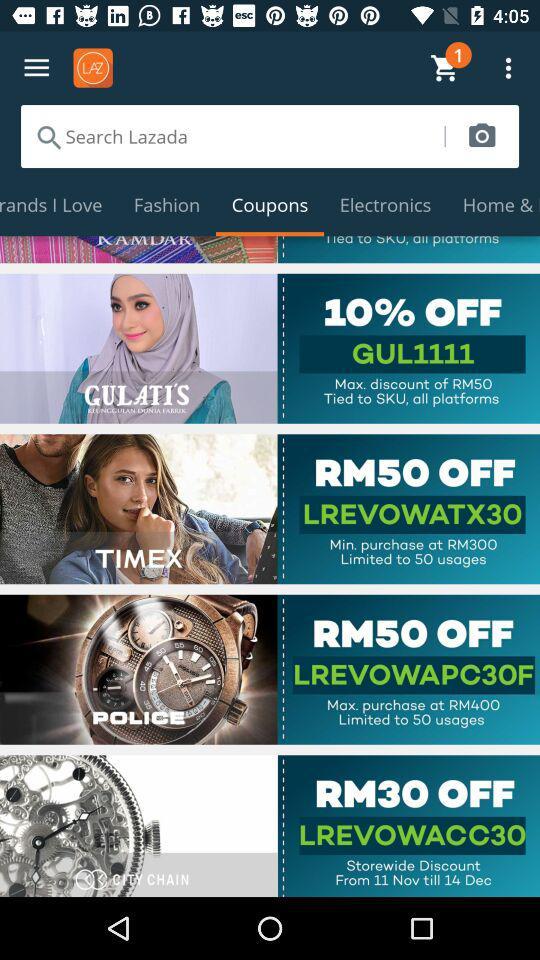  What do you see at coordinates (231, 135) in the screenshot?
I see `icon above brands i love` at bounding box center [231, 135].